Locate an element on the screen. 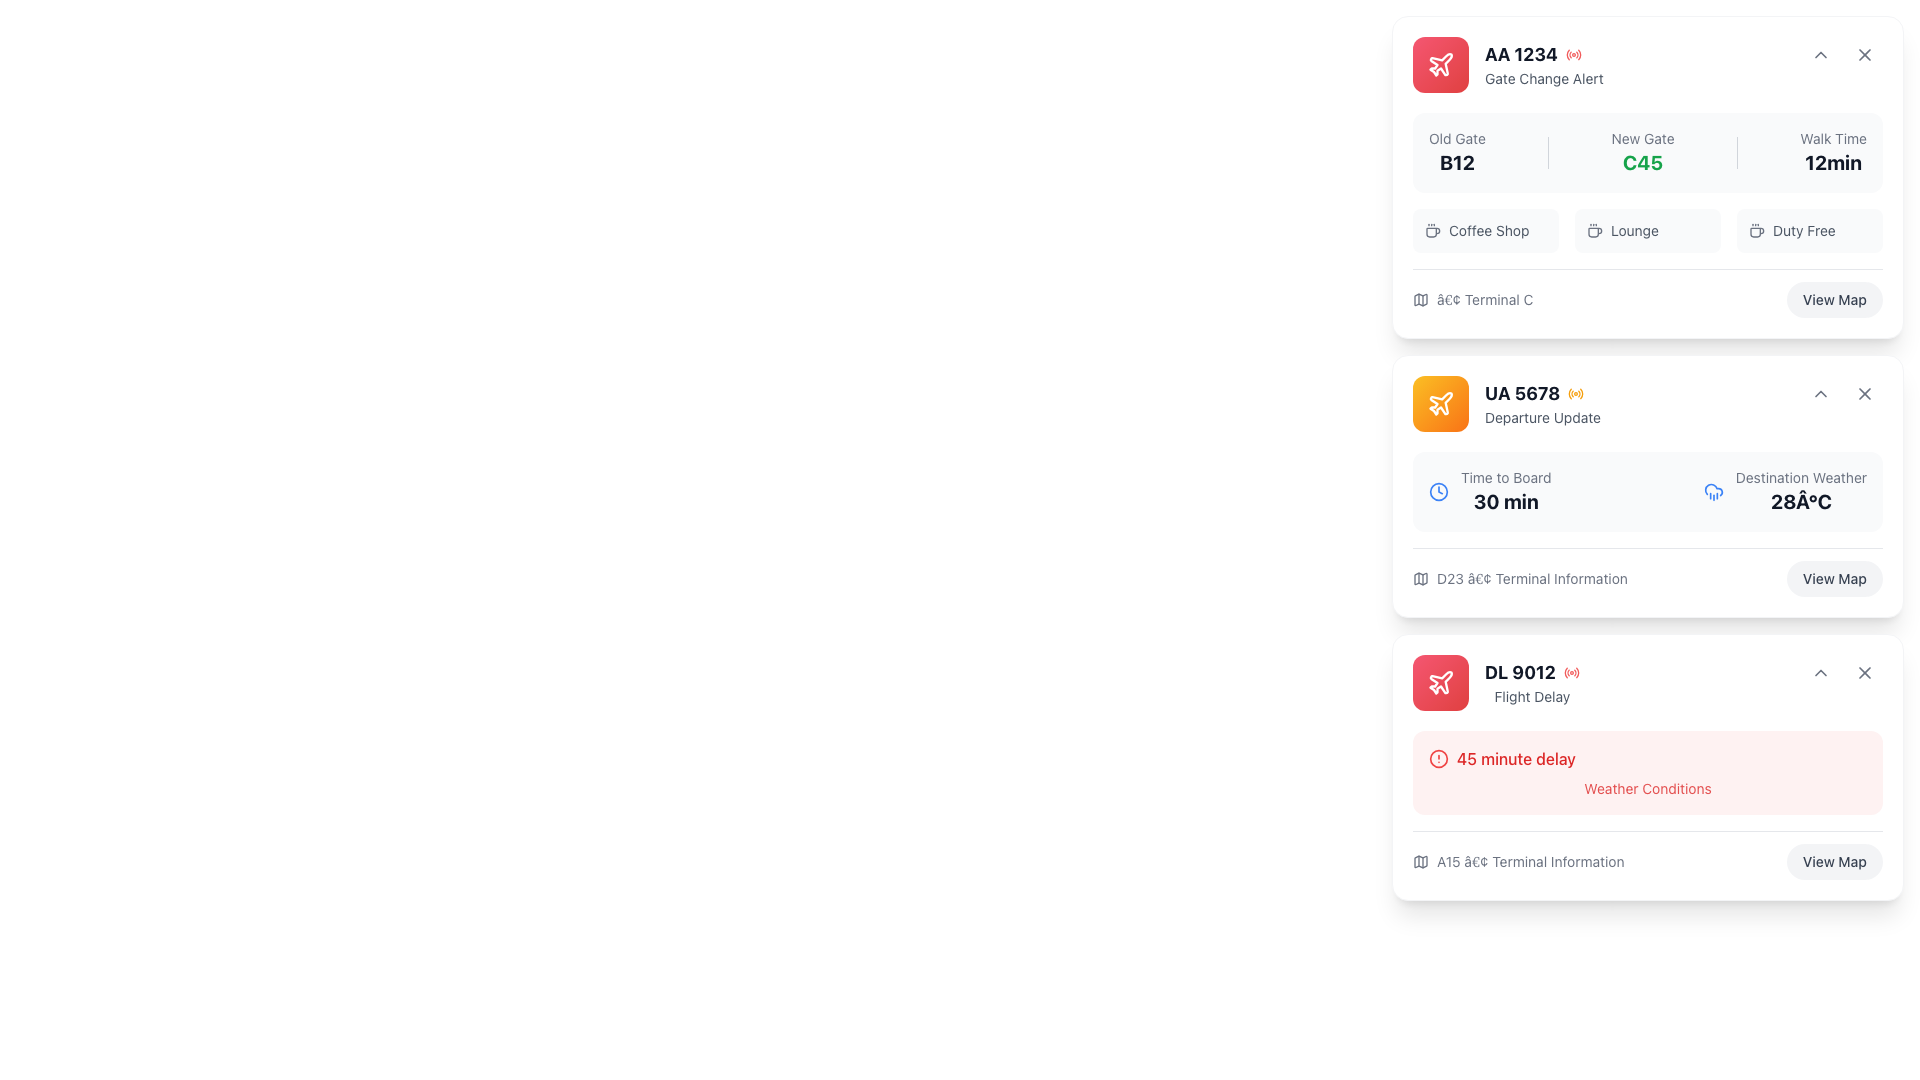 The width and height of the screenshot is (1920, 1080). the text label displaying '• Terminal C' located at the bottom section of the card is located at coordinates (1485, 300).